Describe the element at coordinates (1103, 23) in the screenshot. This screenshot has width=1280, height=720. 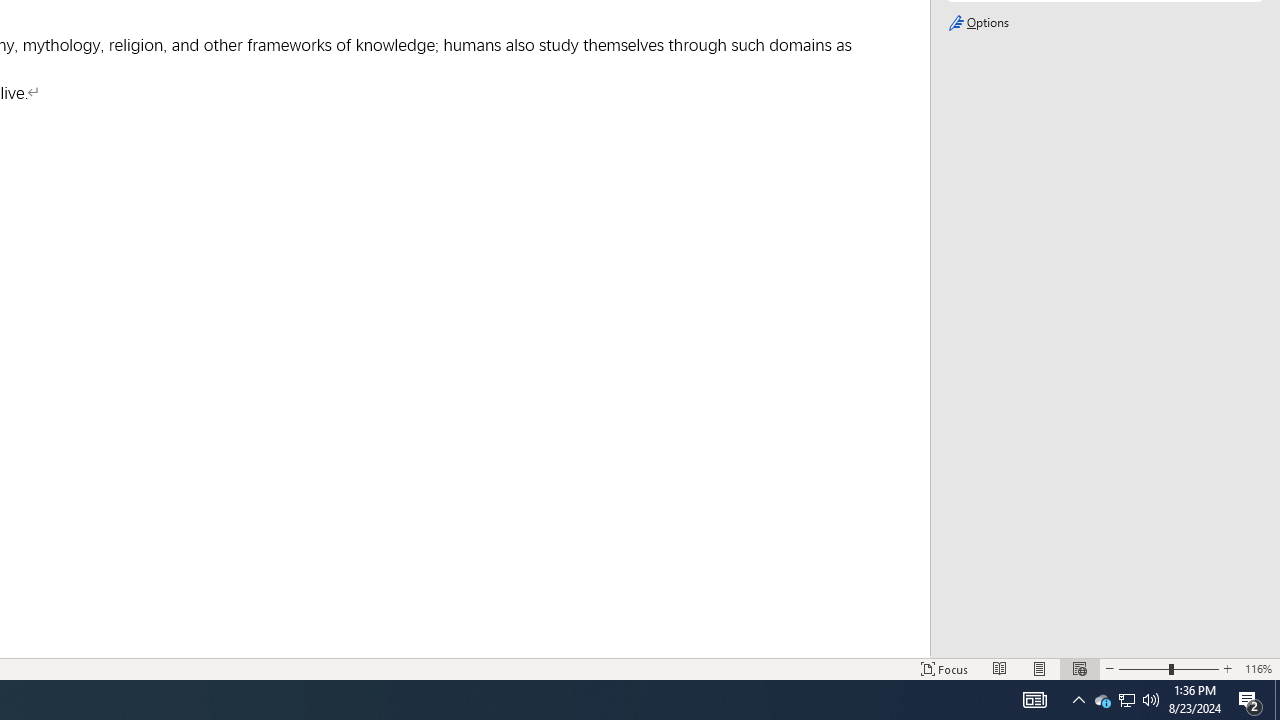
I see `'Options'` at that location.